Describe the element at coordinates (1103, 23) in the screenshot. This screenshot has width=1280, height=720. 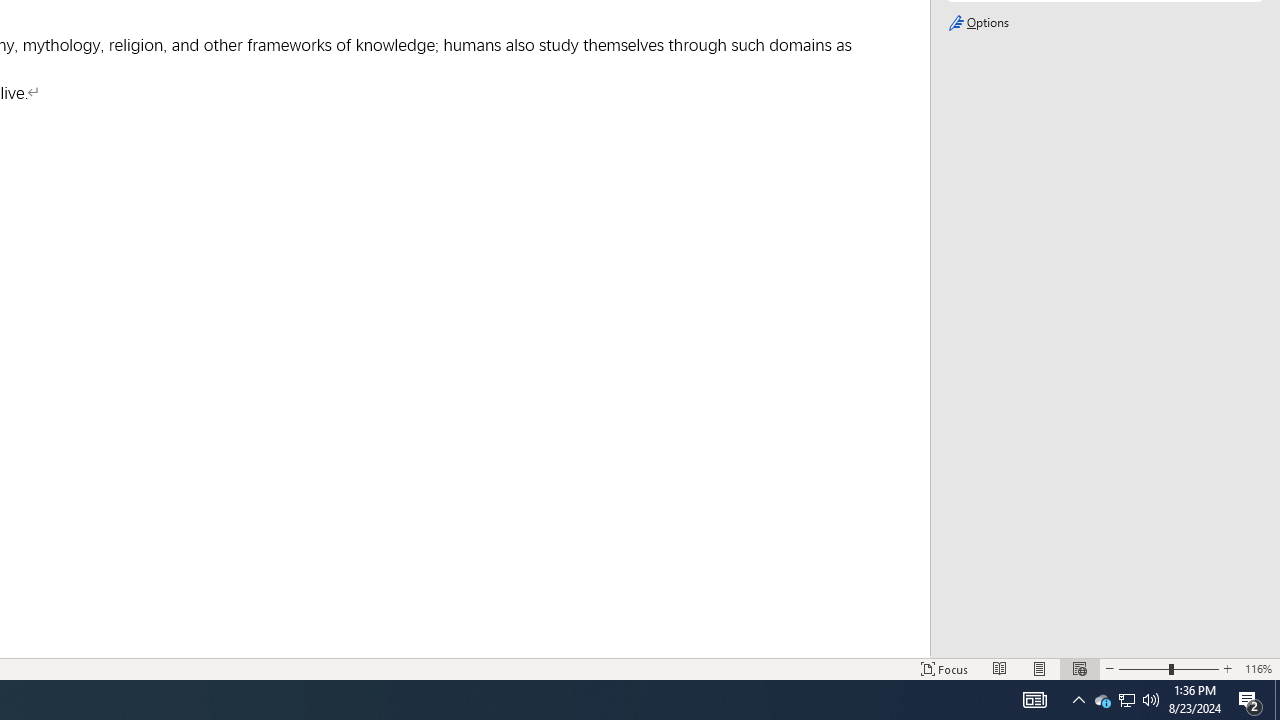
I see `'Options'` at that location.